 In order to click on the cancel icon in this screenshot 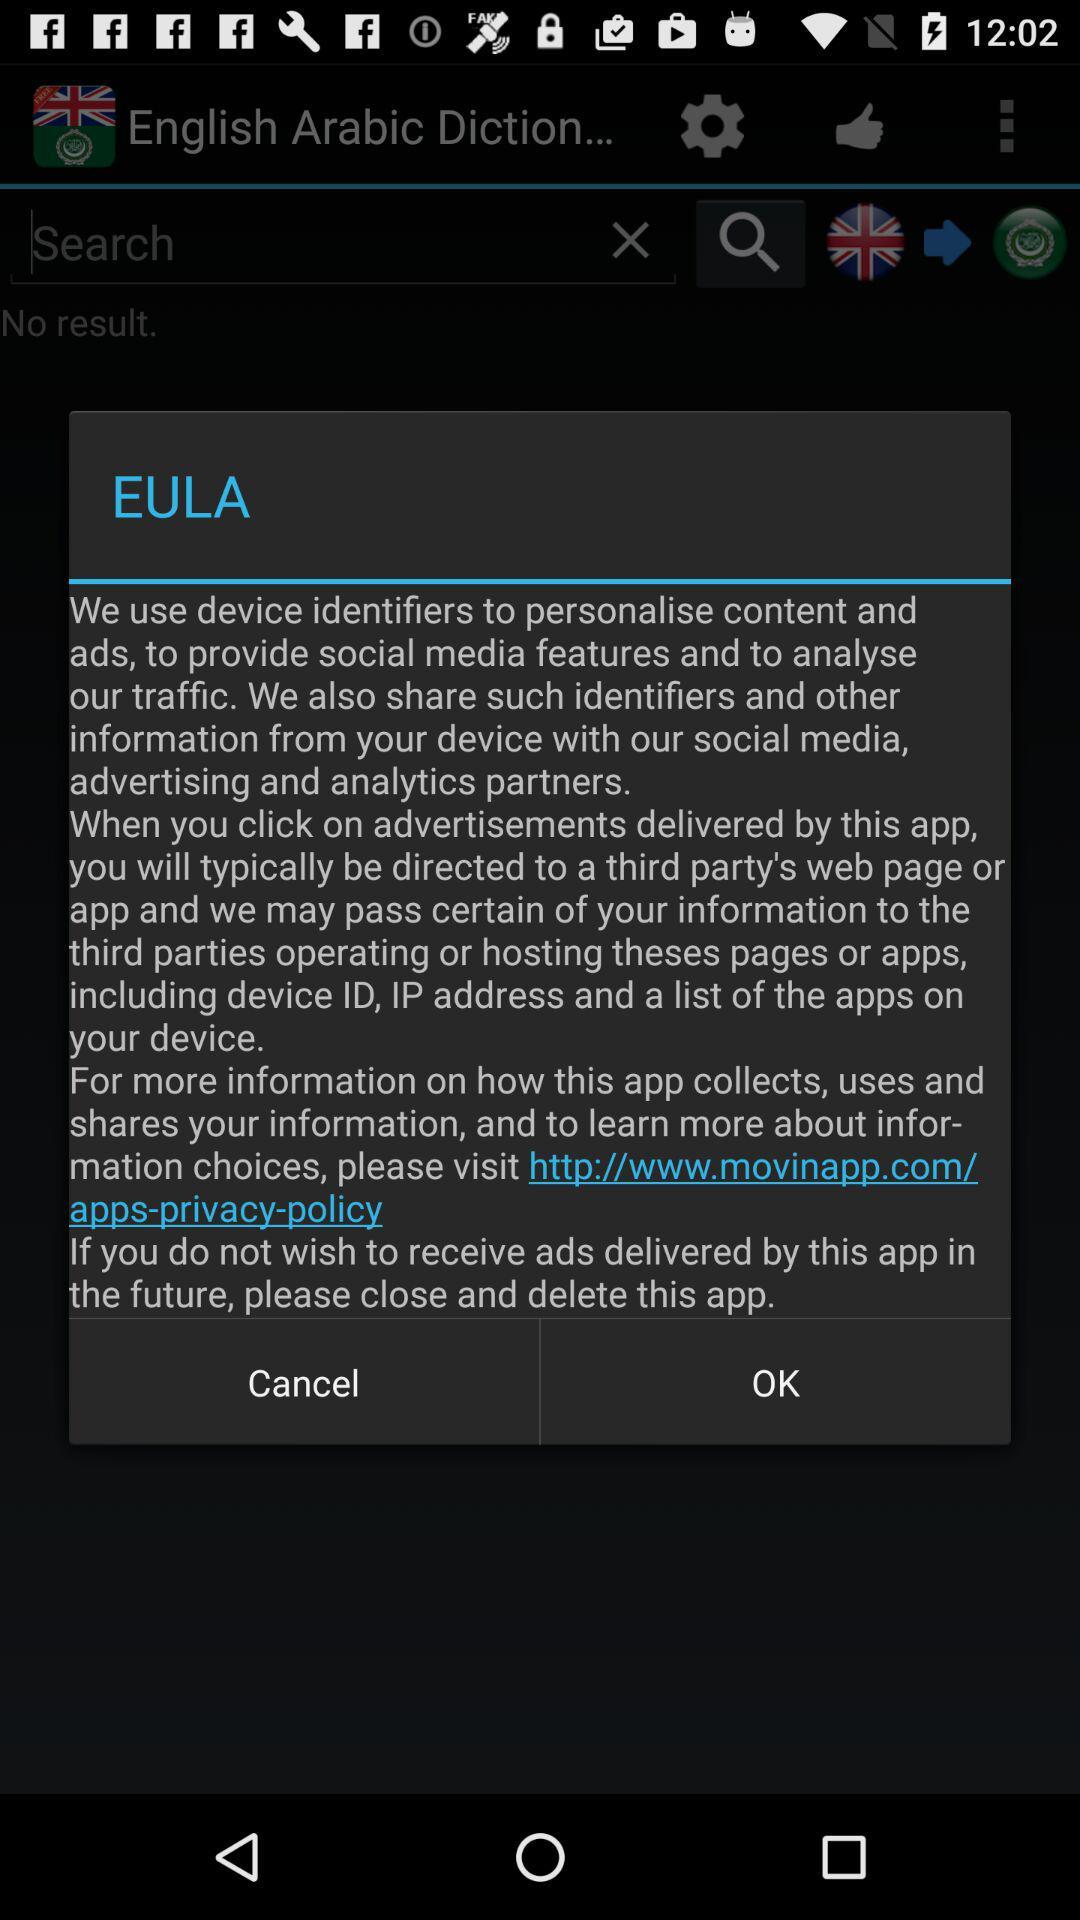, I will do `click(304, 1381)`.